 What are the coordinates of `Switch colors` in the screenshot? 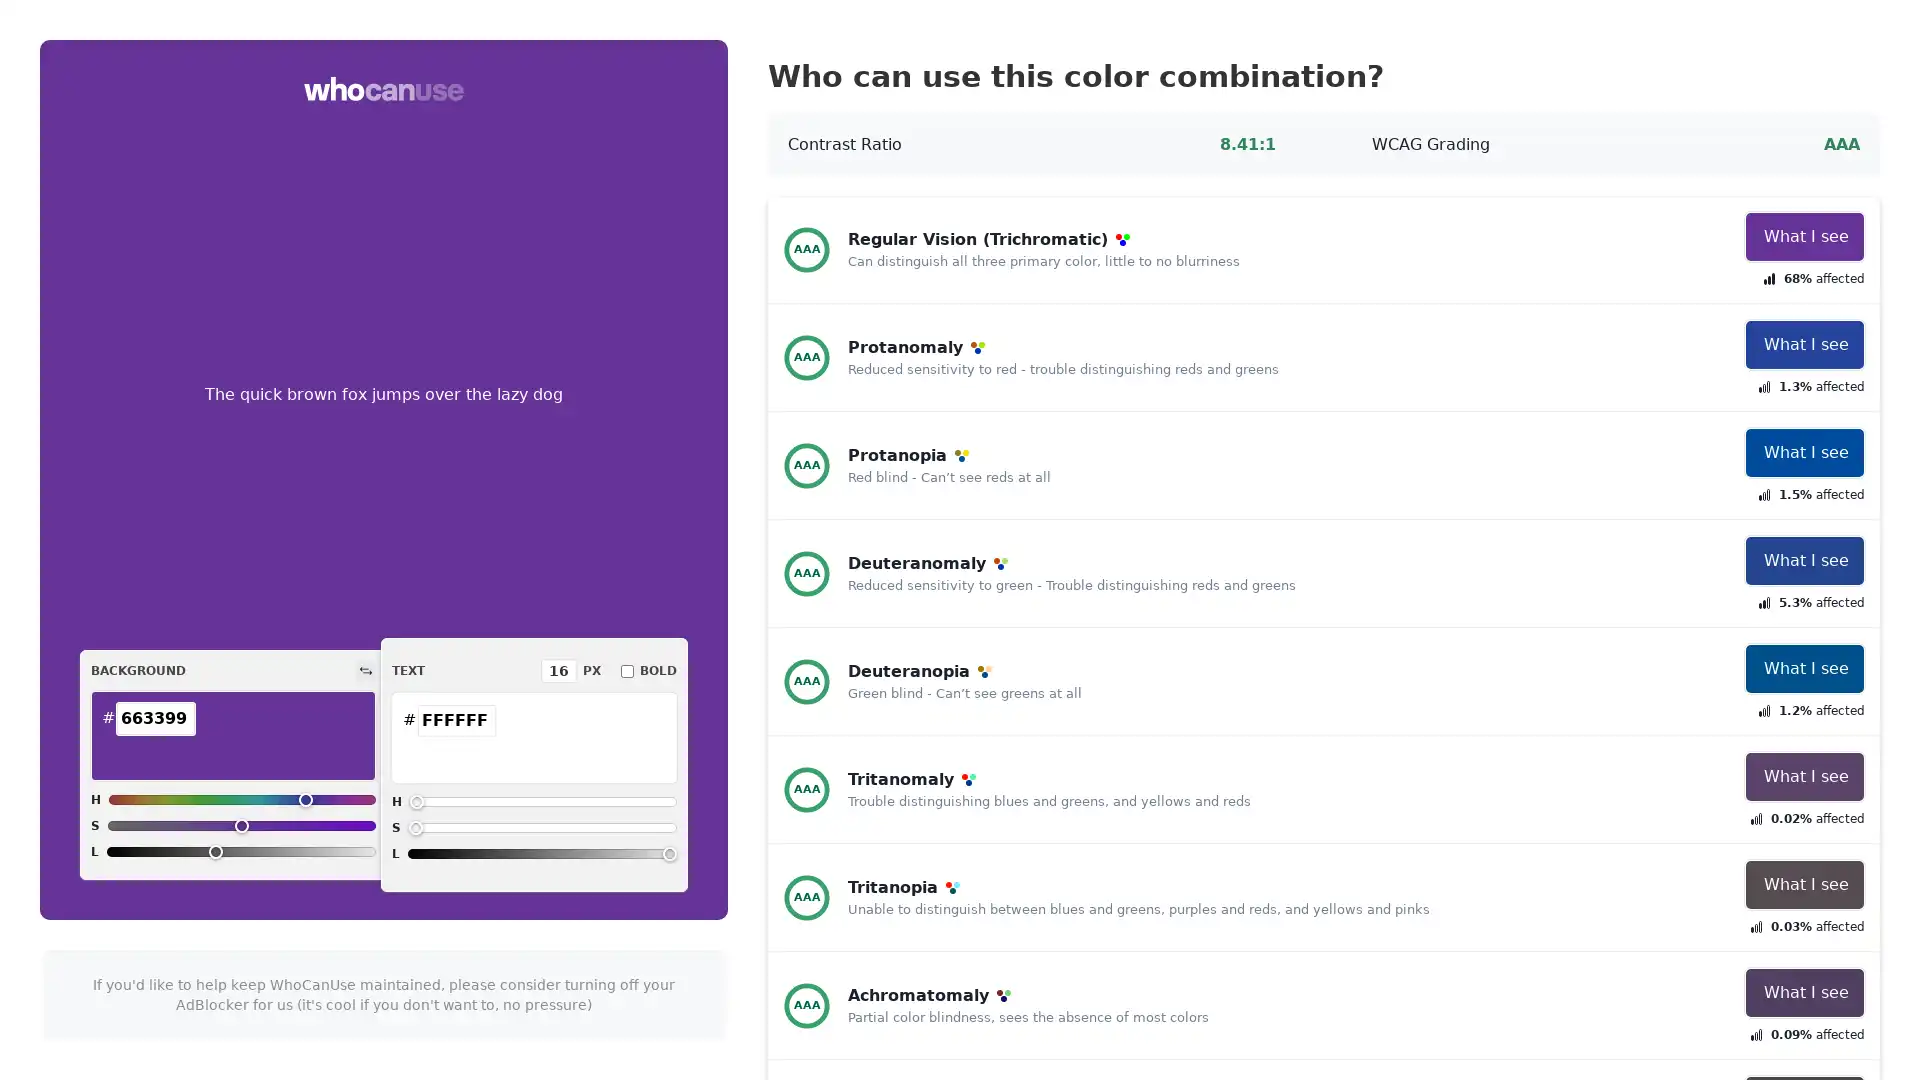 It's located at (365, 671).